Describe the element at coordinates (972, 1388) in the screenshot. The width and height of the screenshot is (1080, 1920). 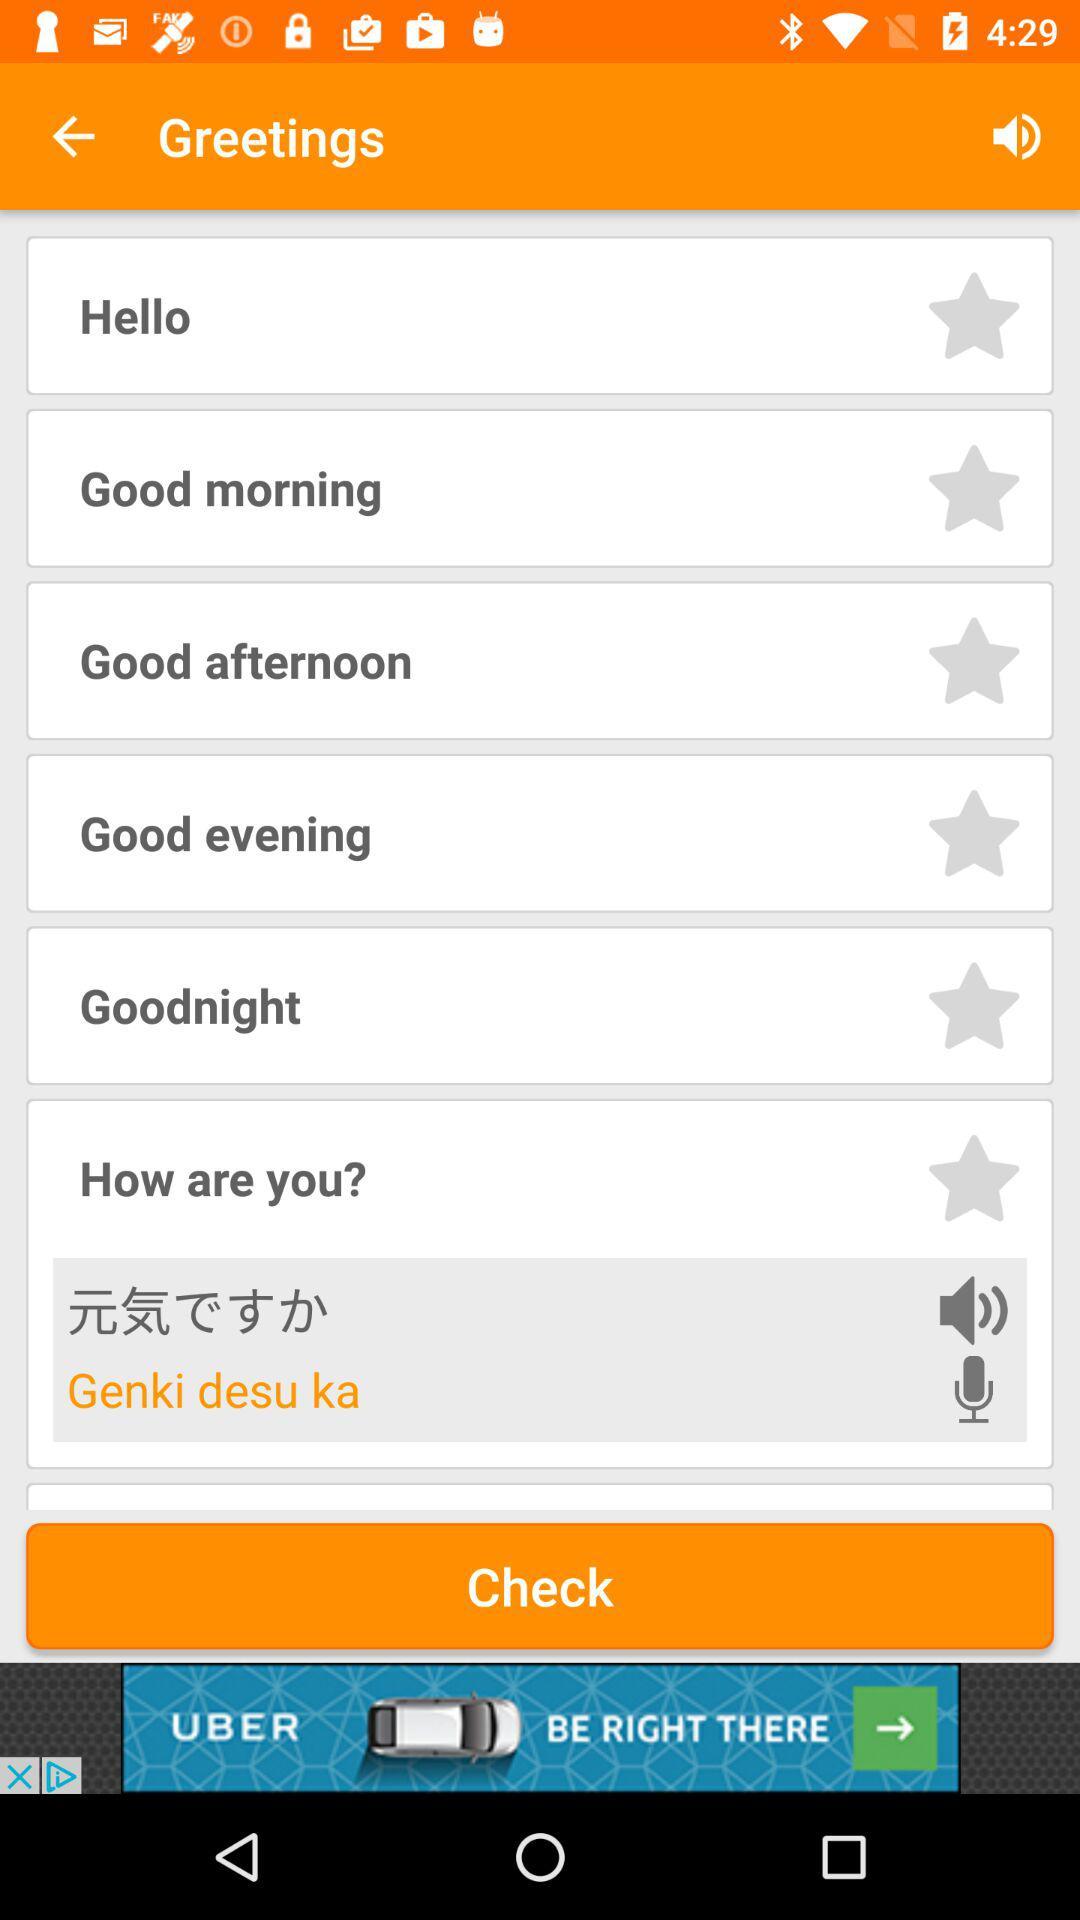
I see `use microphone` at that location.